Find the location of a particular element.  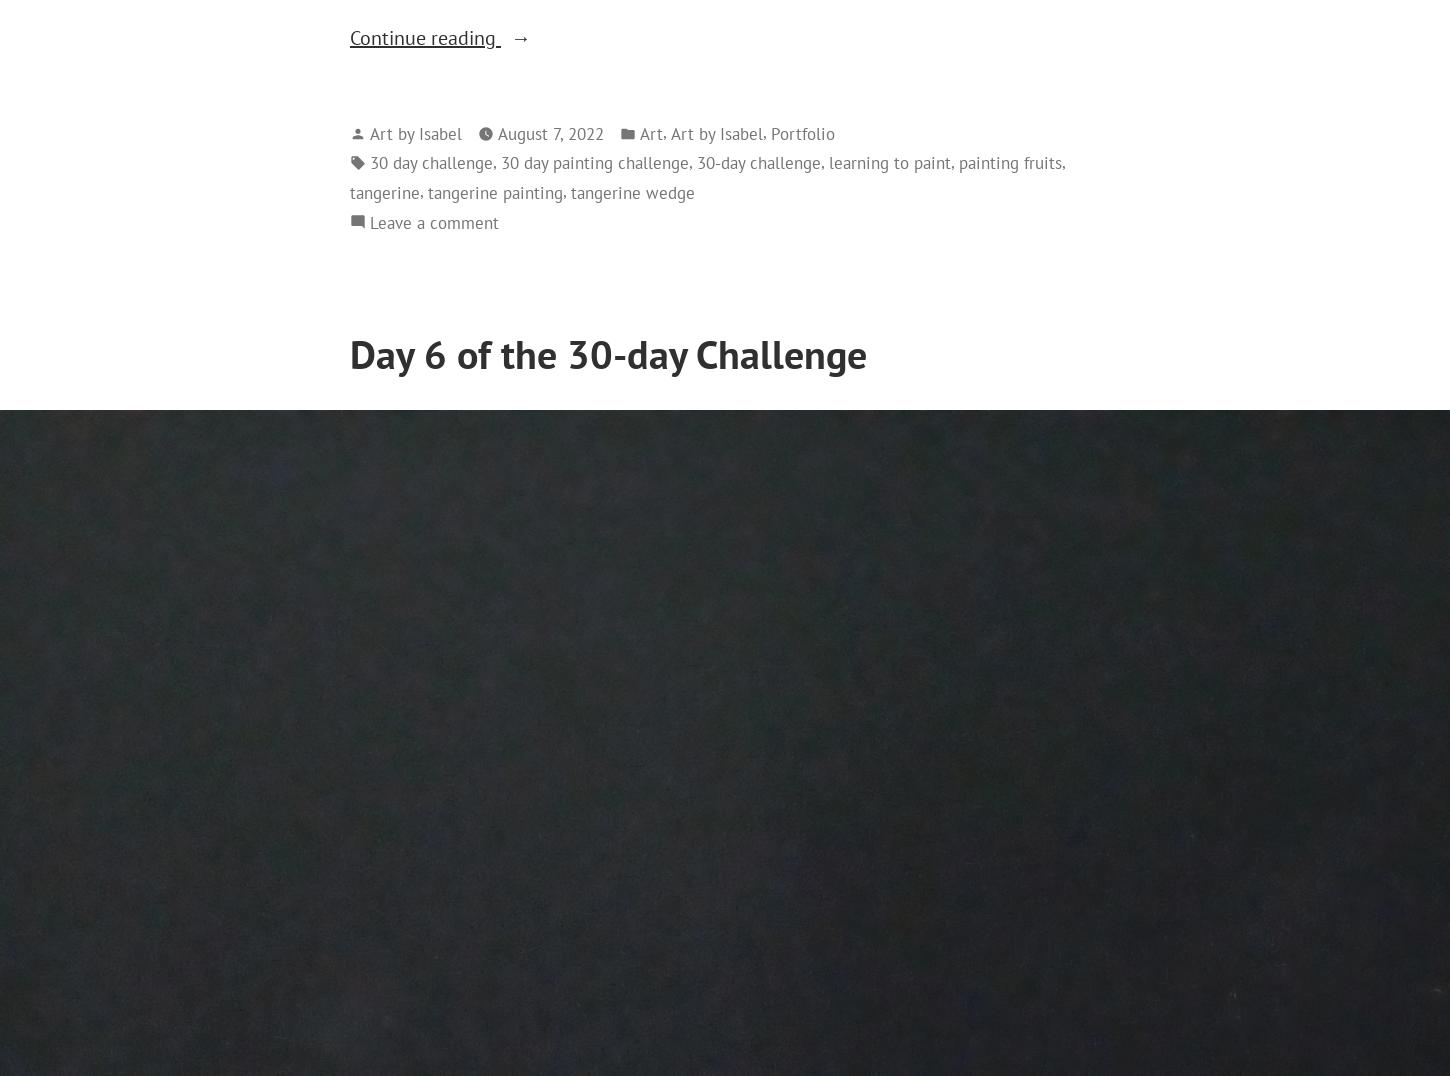

'tangerine painting' is located at coordinates (495, 190).